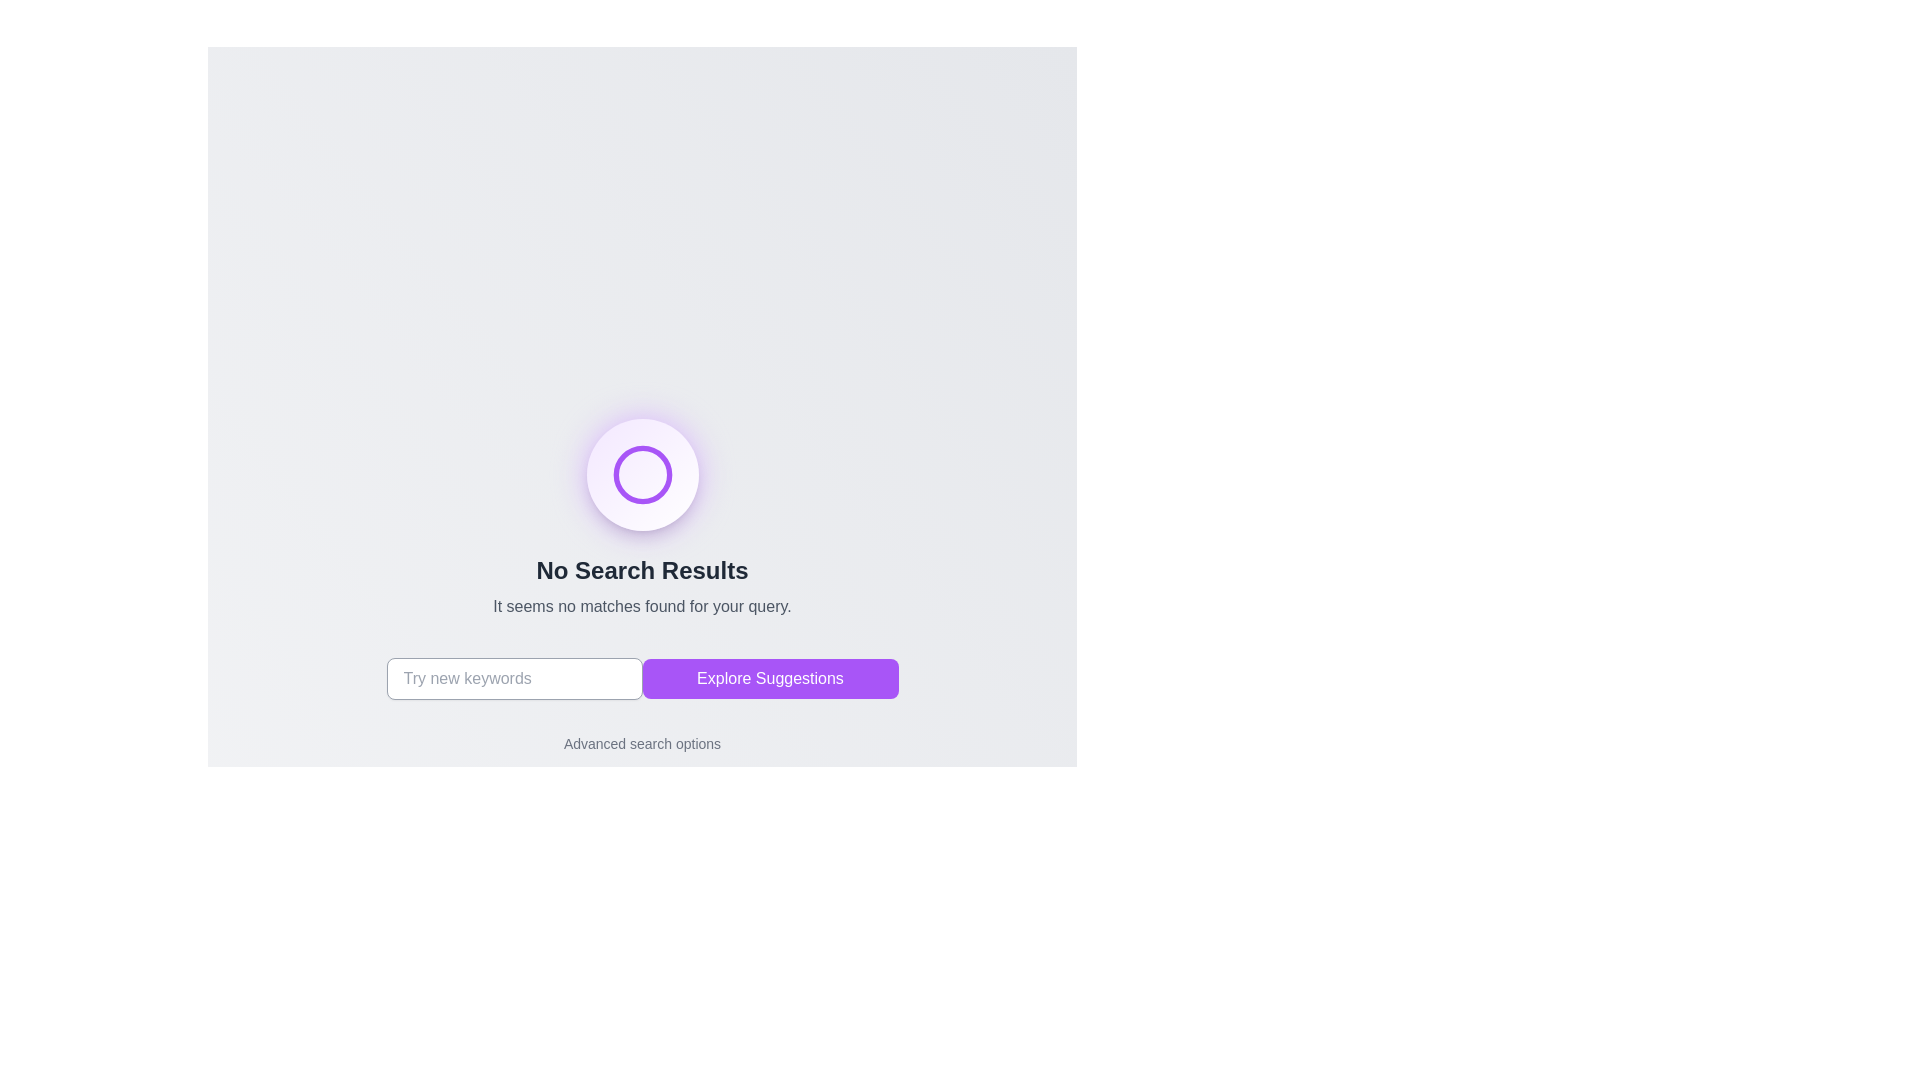 The width and height of the screenshot is (1920, 1080). Describe the element at coordinates (769, 677) in the screenshot. I see `the purple rectangular button labeled 'Explore Suggestions' to observe its hover effects` at that location.